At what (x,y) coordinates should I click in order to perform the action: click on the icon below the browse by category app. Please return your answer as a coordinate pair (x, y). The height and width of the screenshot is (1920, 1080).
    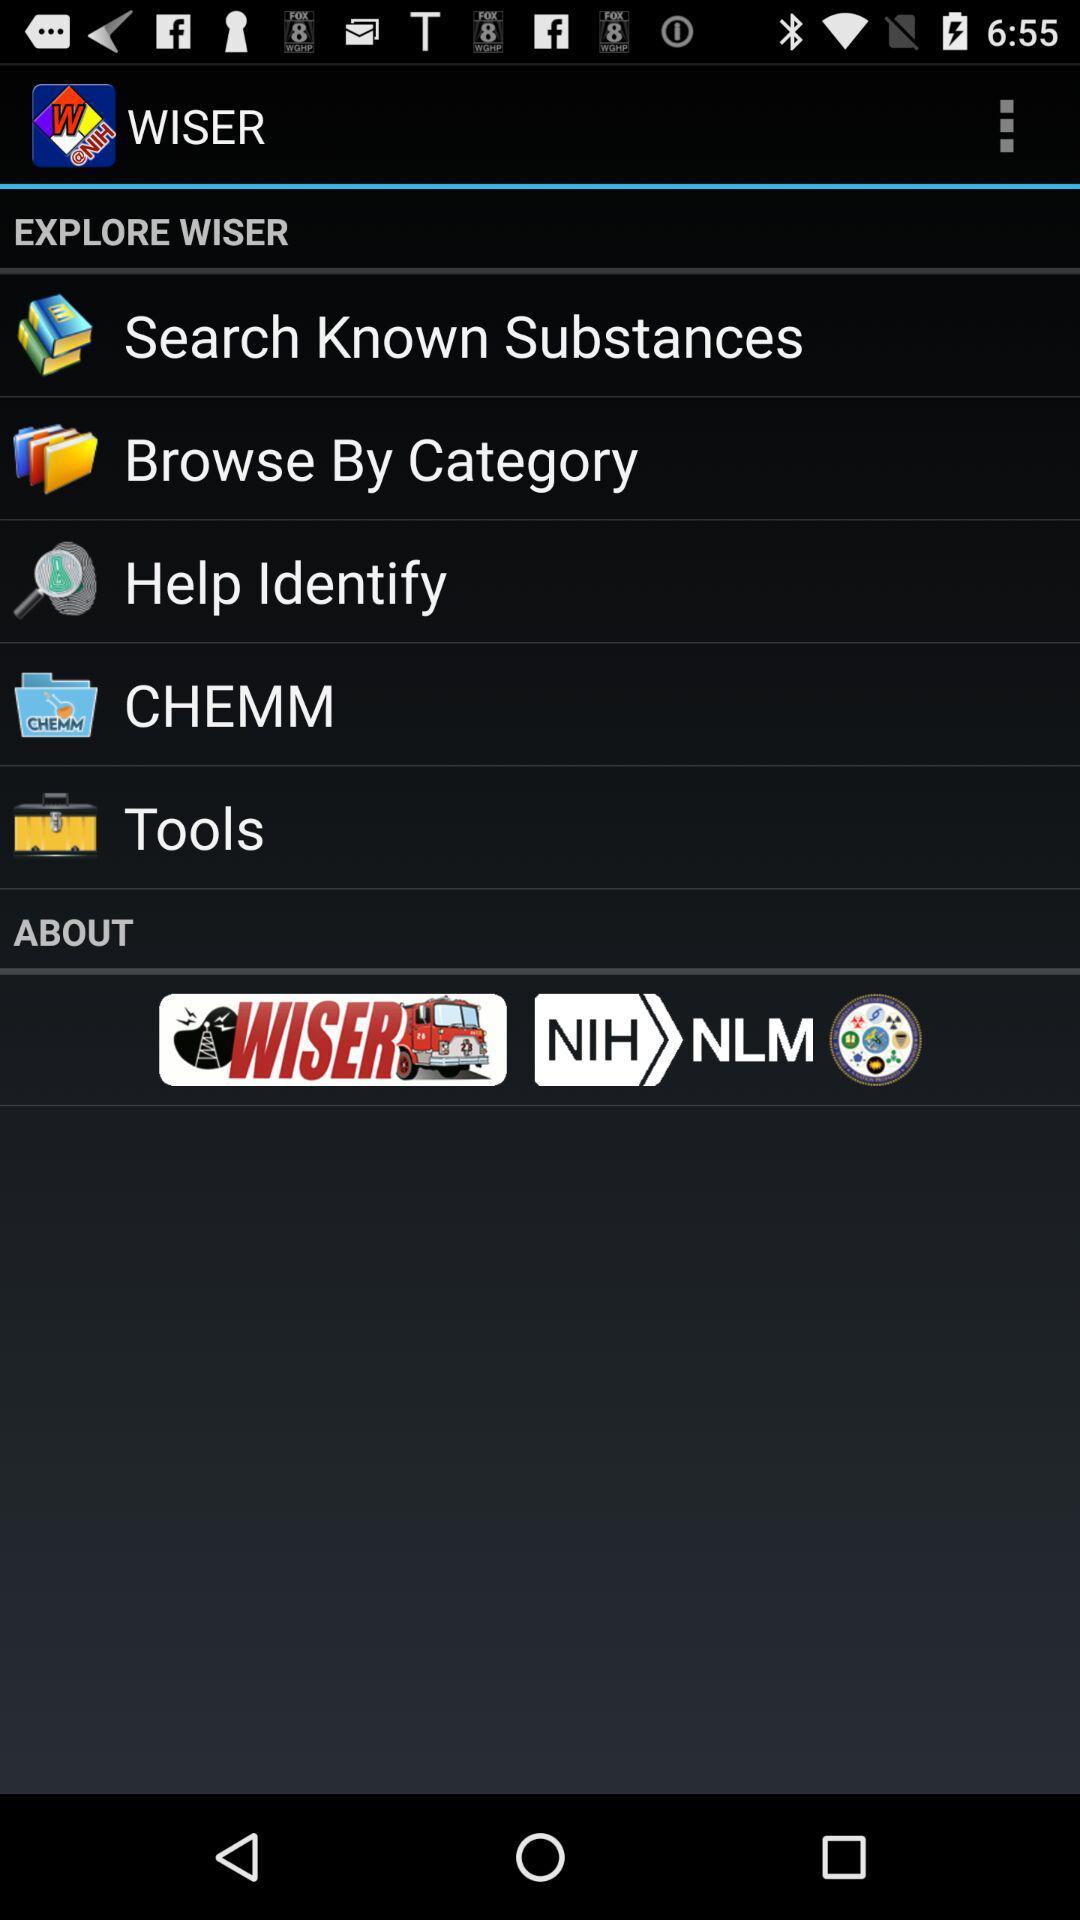
    Looking at the image, I should click on (600, 579).